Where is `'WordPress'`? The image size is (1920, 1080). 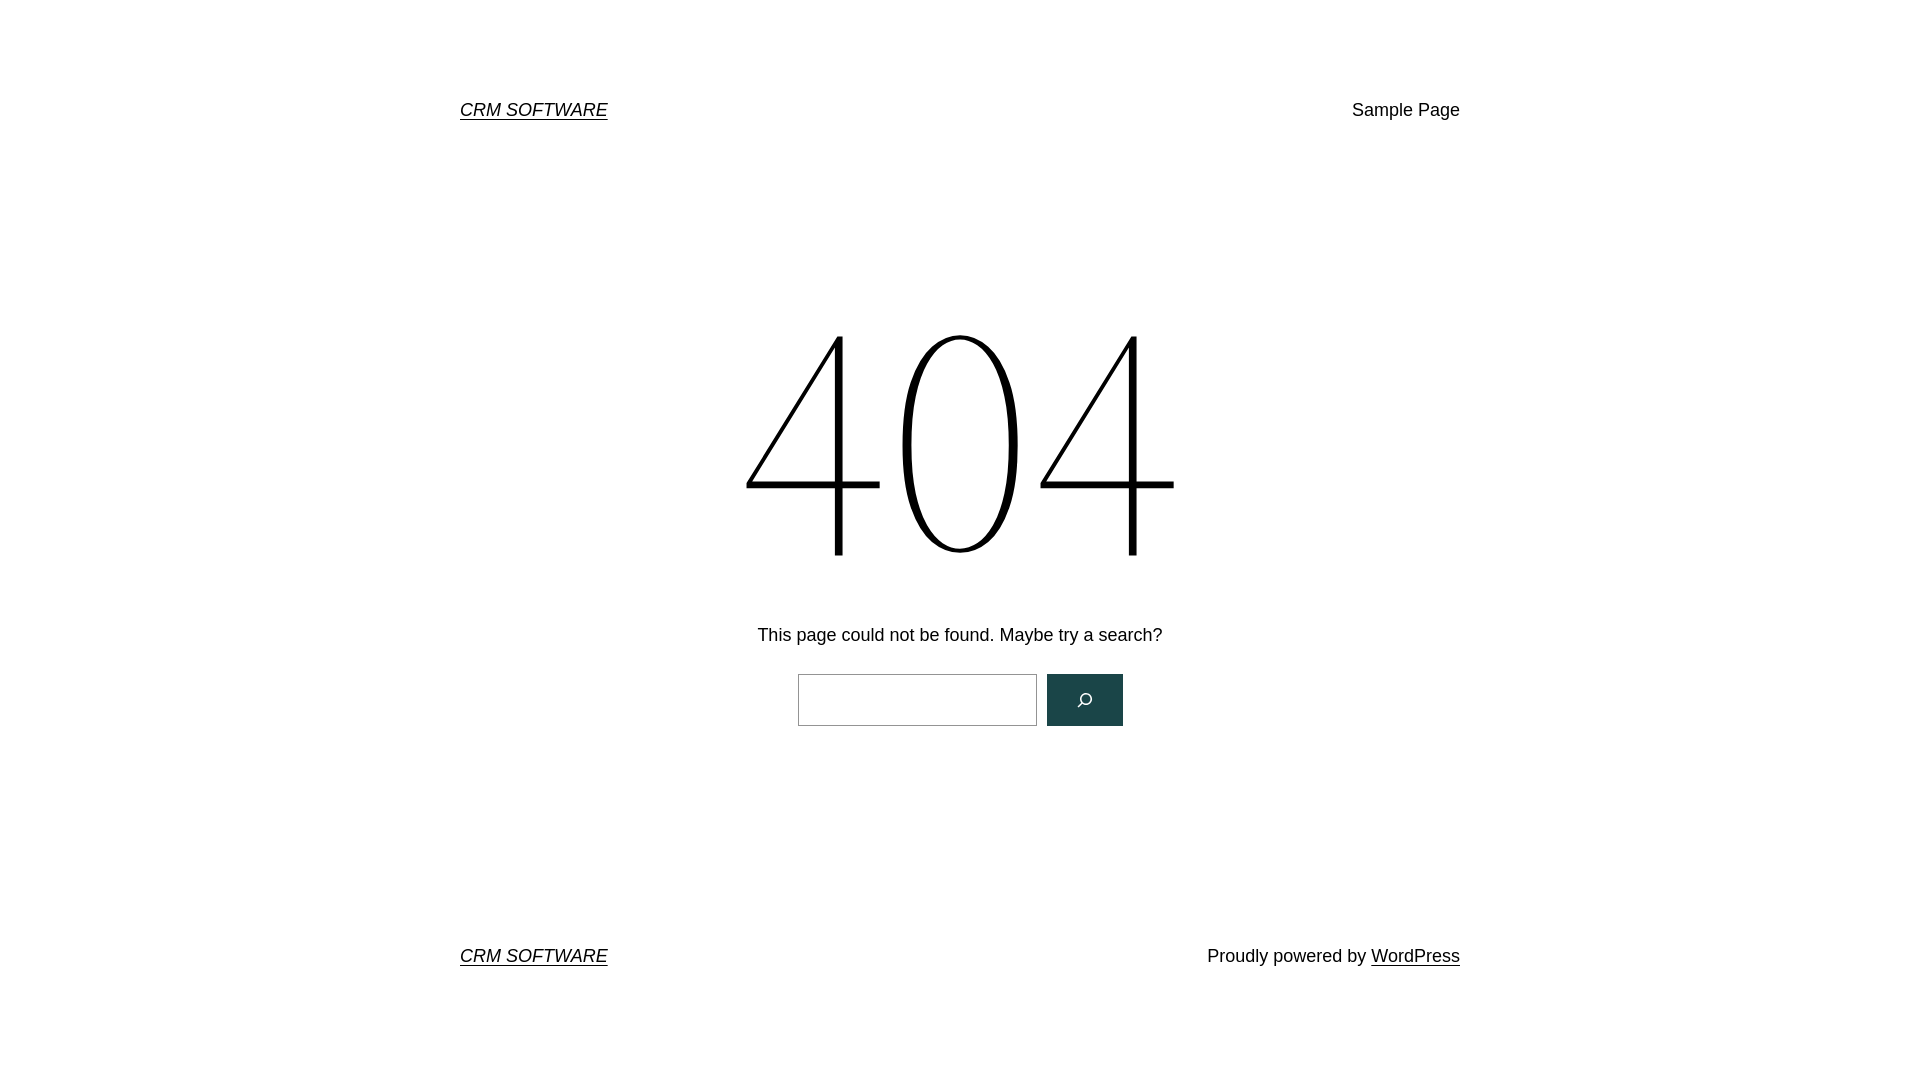 'WordPress' is located at coordinates (1414, 955).